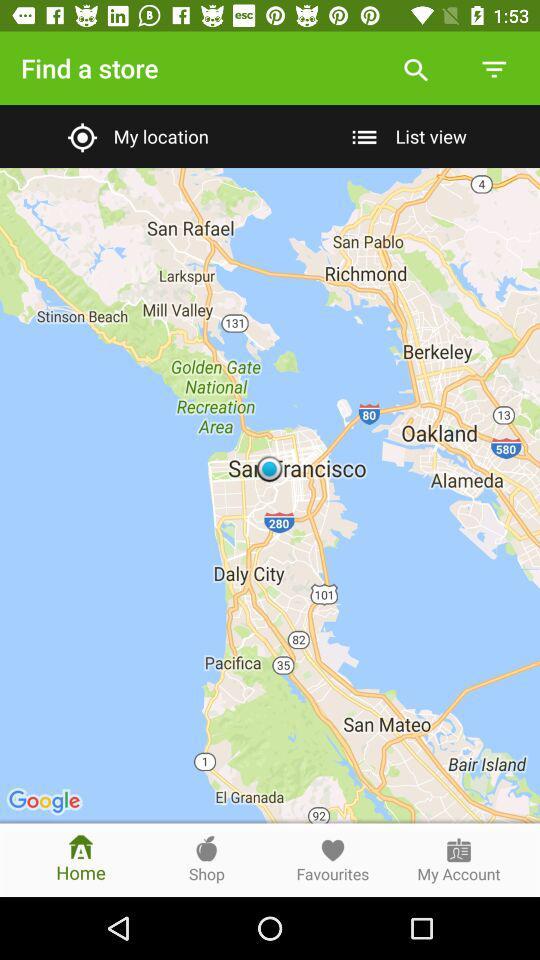  I want to click on item next to list view, so click(135, 135).